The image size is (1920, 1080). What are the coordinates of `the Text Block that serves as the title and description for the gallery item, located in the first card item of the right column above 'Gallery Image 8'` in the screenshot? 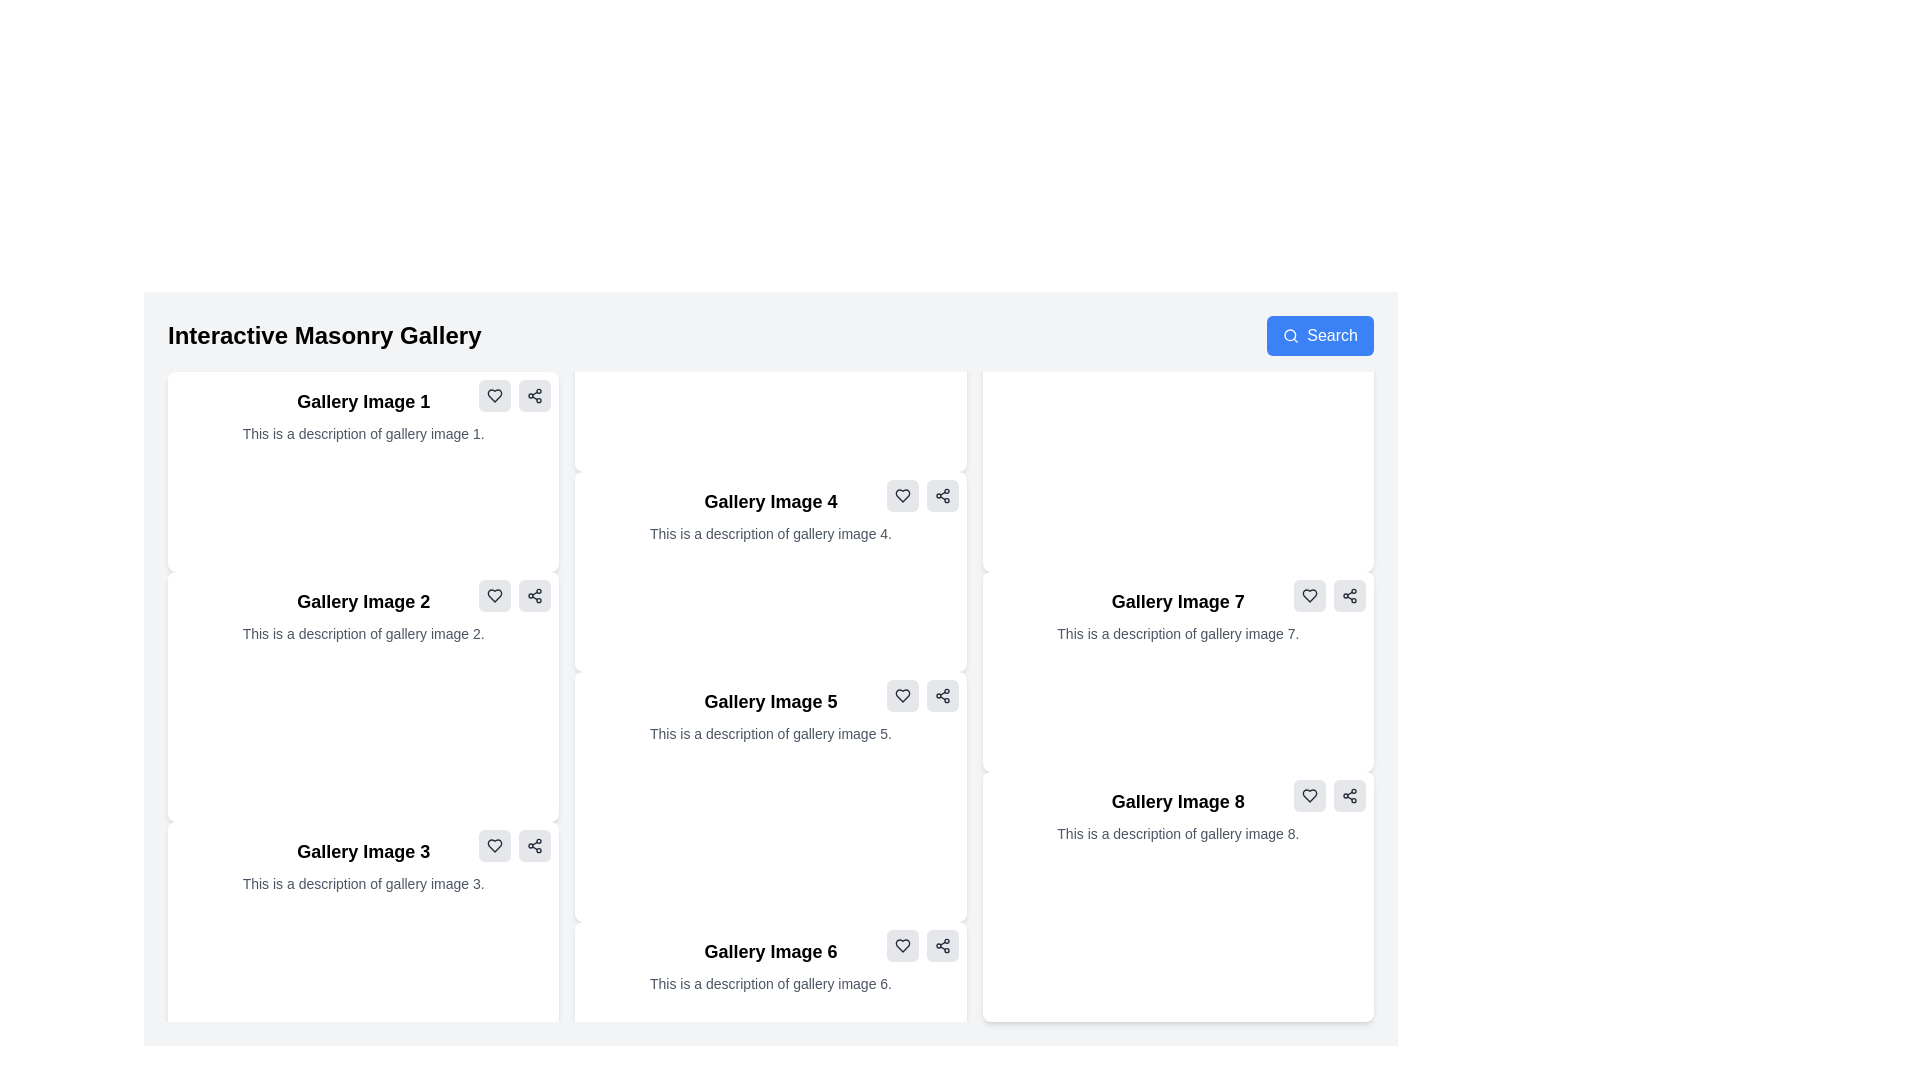 It's located at (1178, 615).